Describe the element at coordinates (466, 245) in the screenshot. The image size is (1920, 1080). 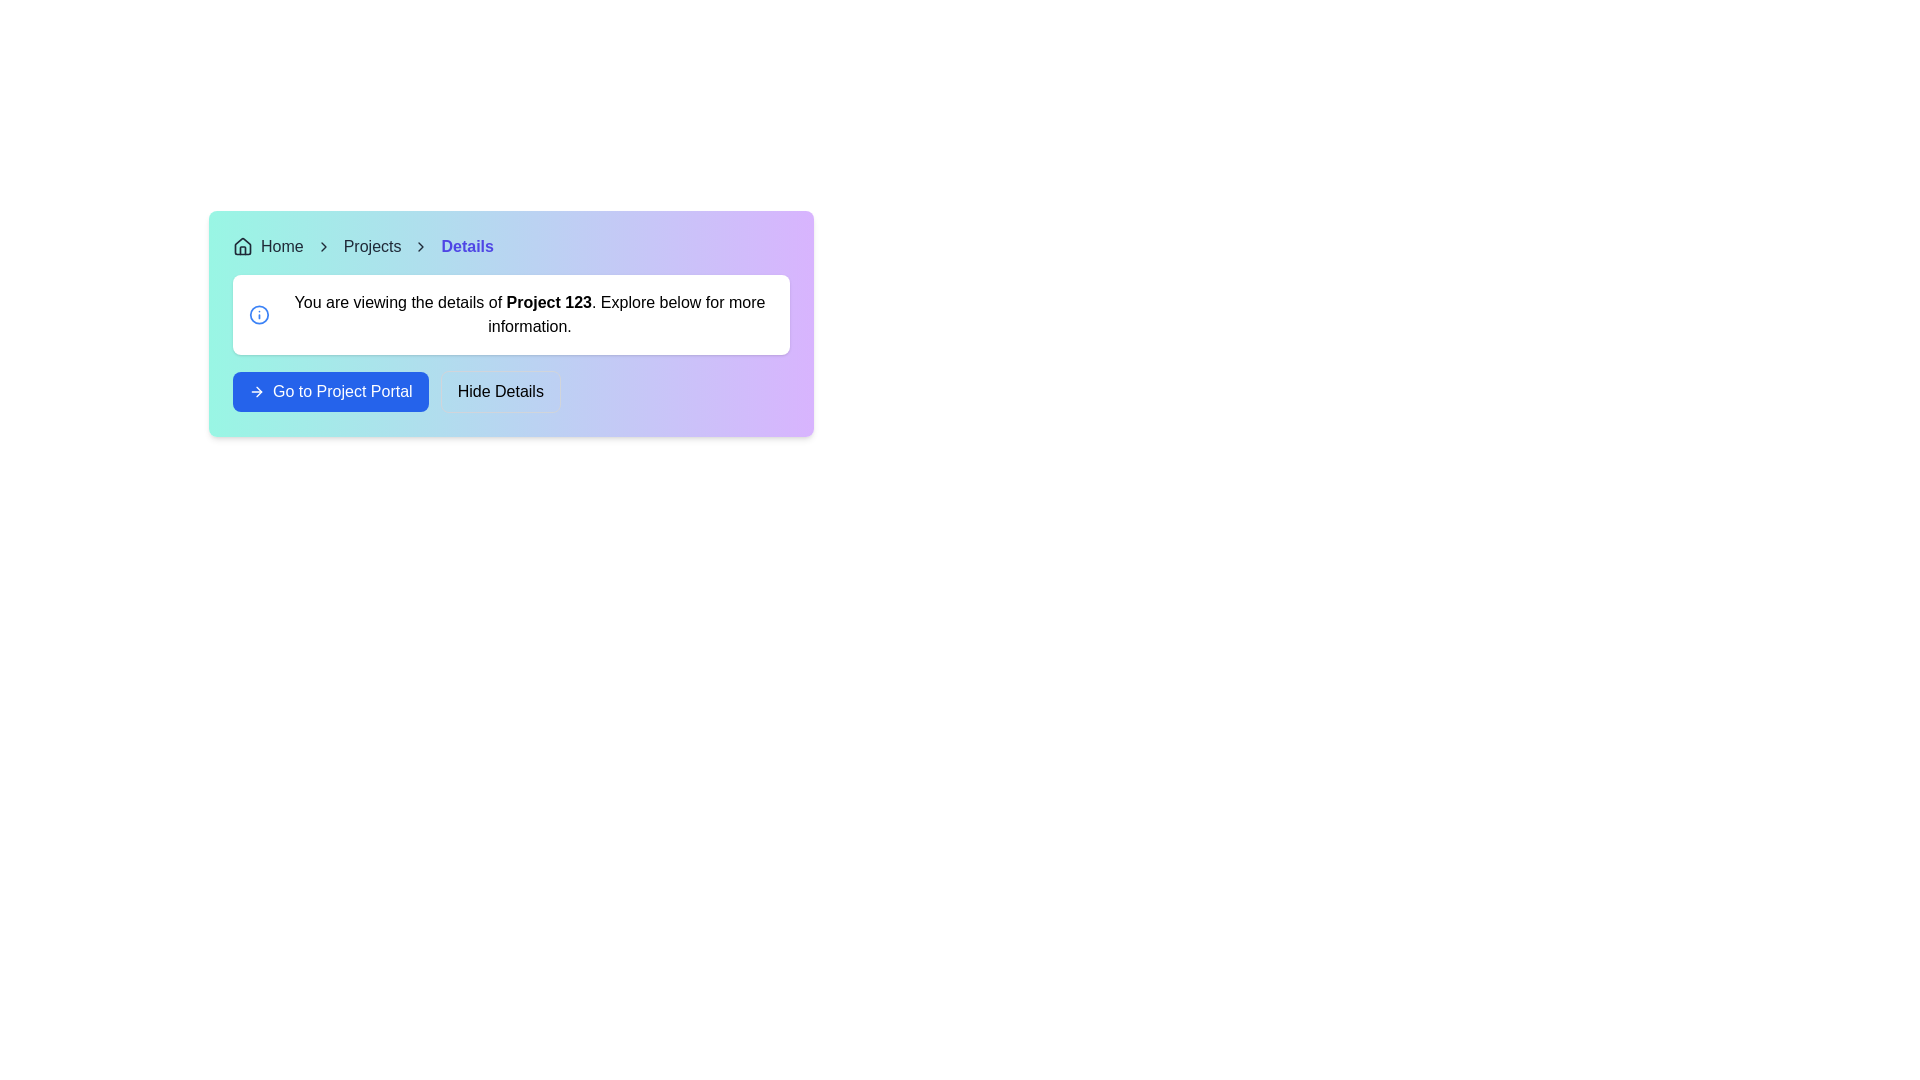
I see `the bold, indigo-colored text label reading 'Details' in the breadcrumb navigation` at that location.